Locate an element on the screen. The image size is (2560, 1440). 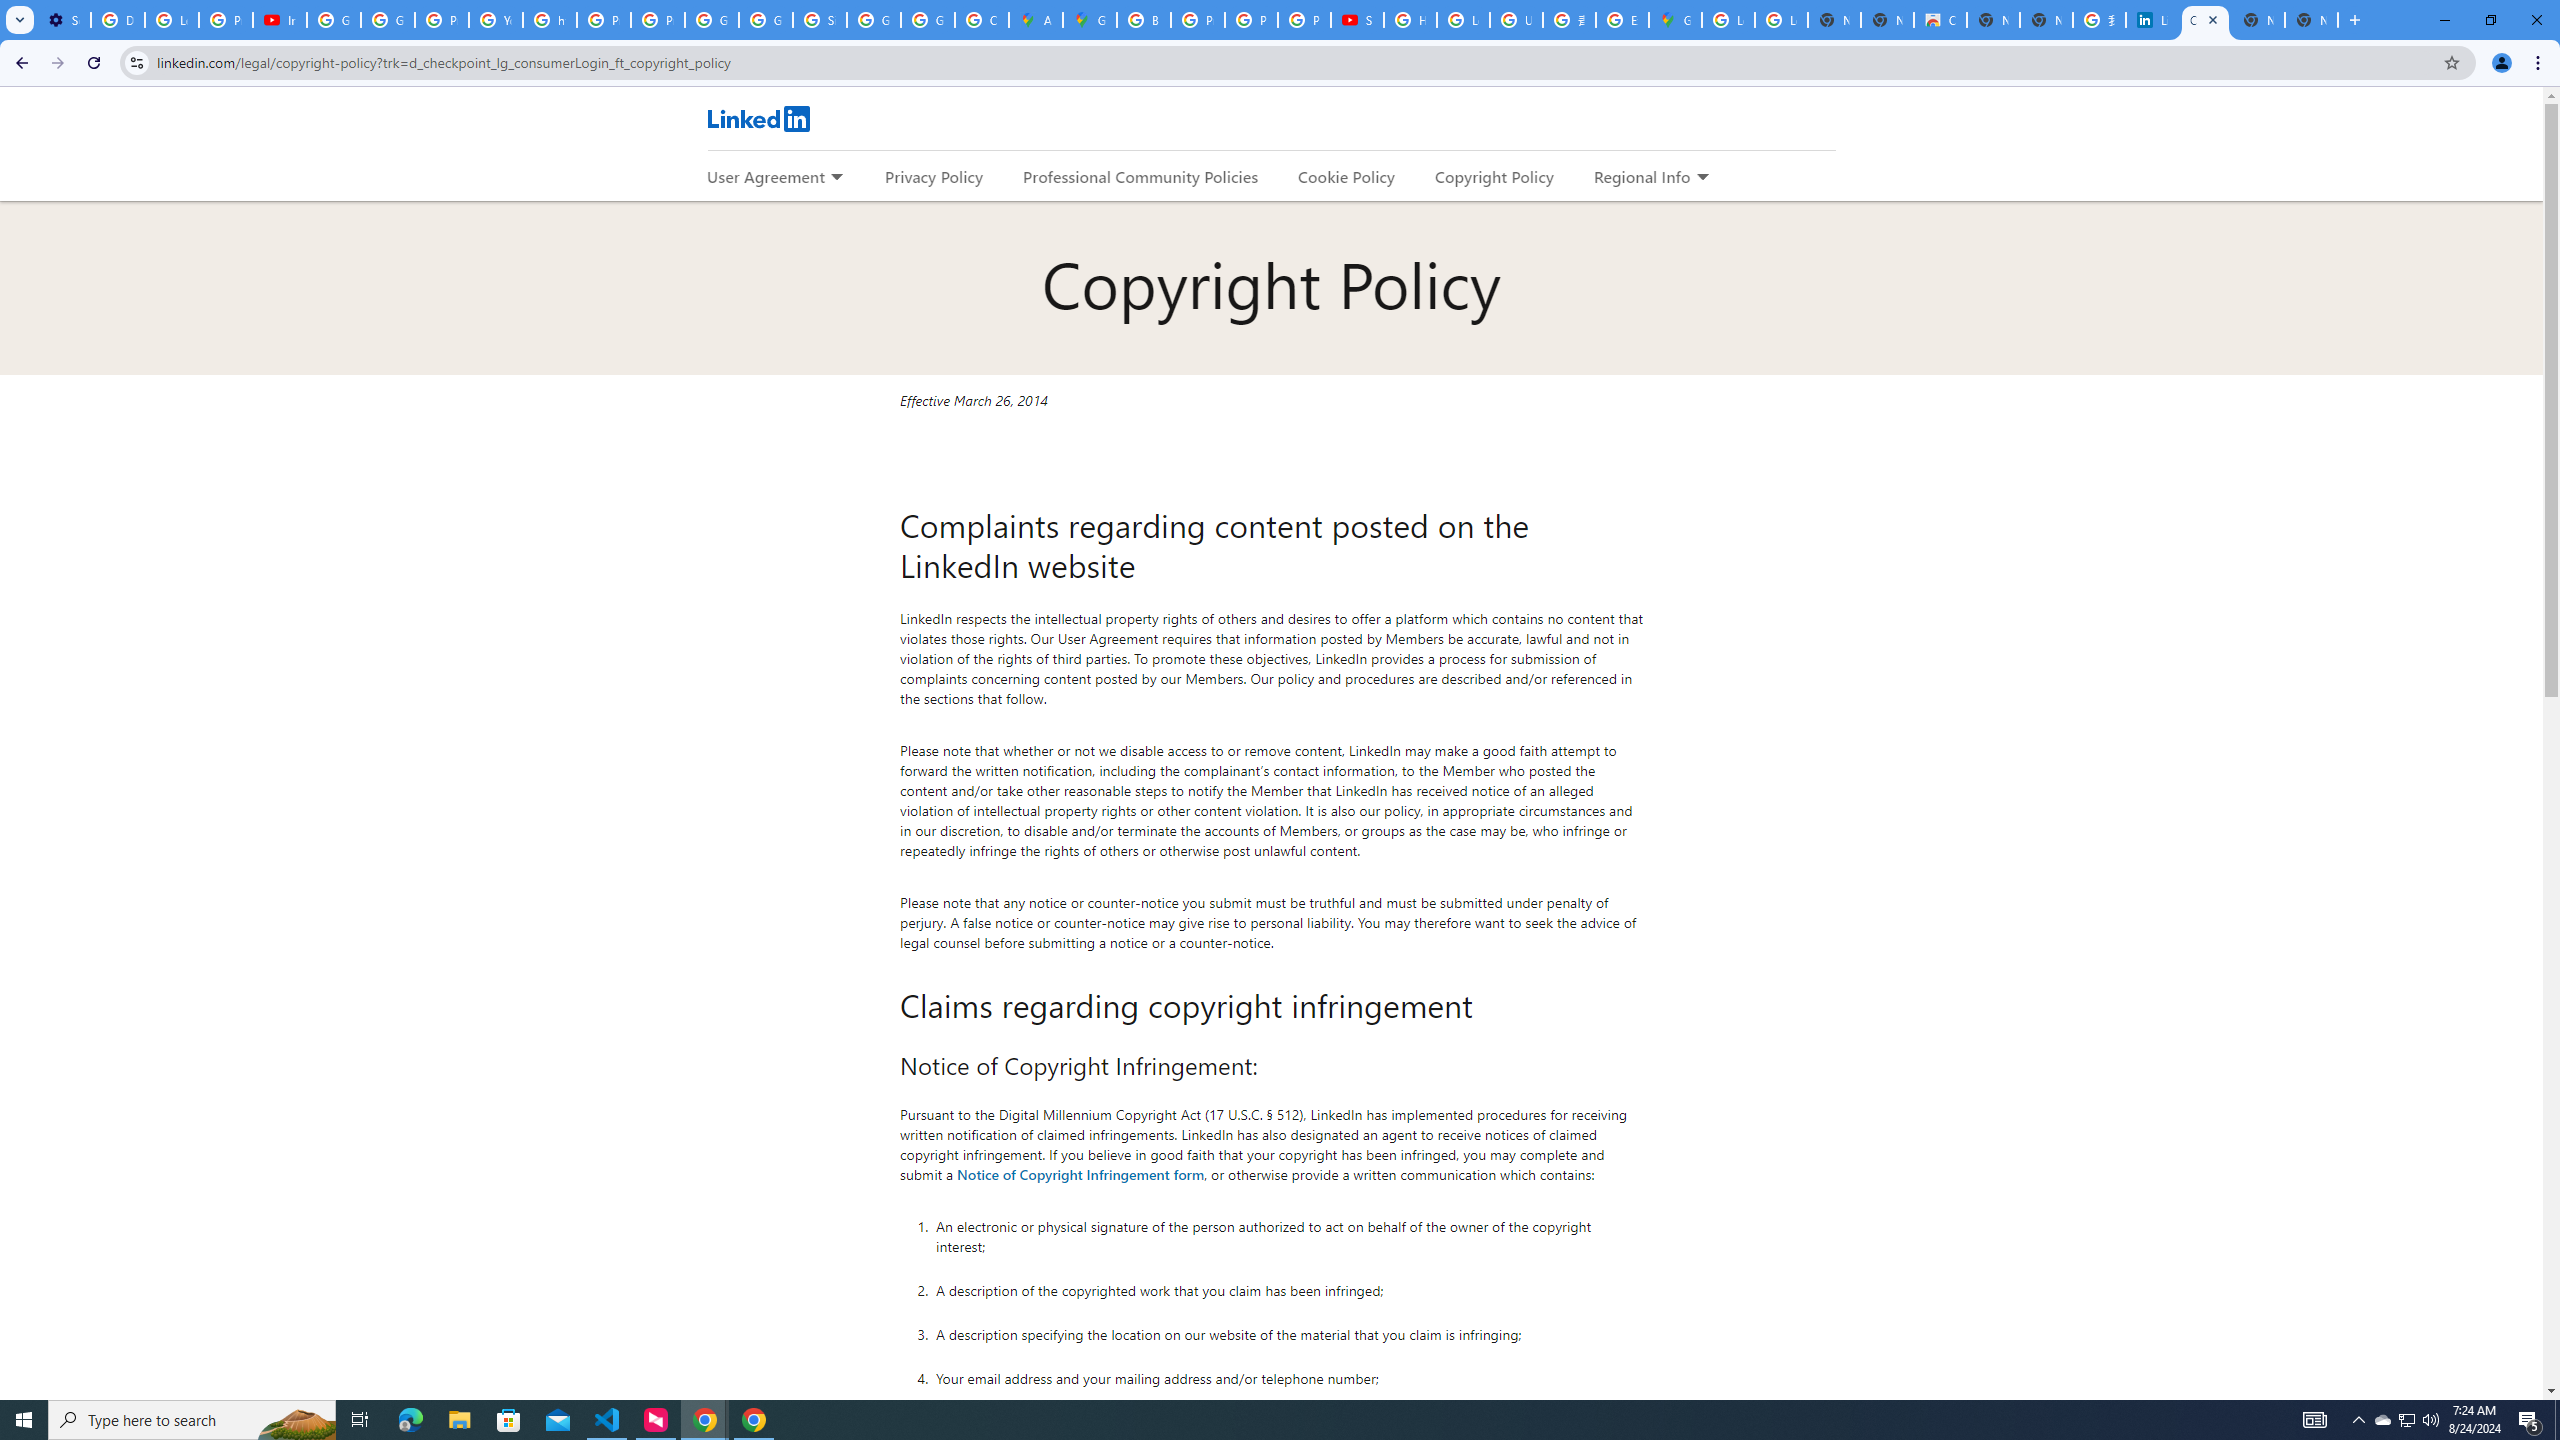
'Privacy Help Center - Policies Help' is located at coordinates (1198, 19).